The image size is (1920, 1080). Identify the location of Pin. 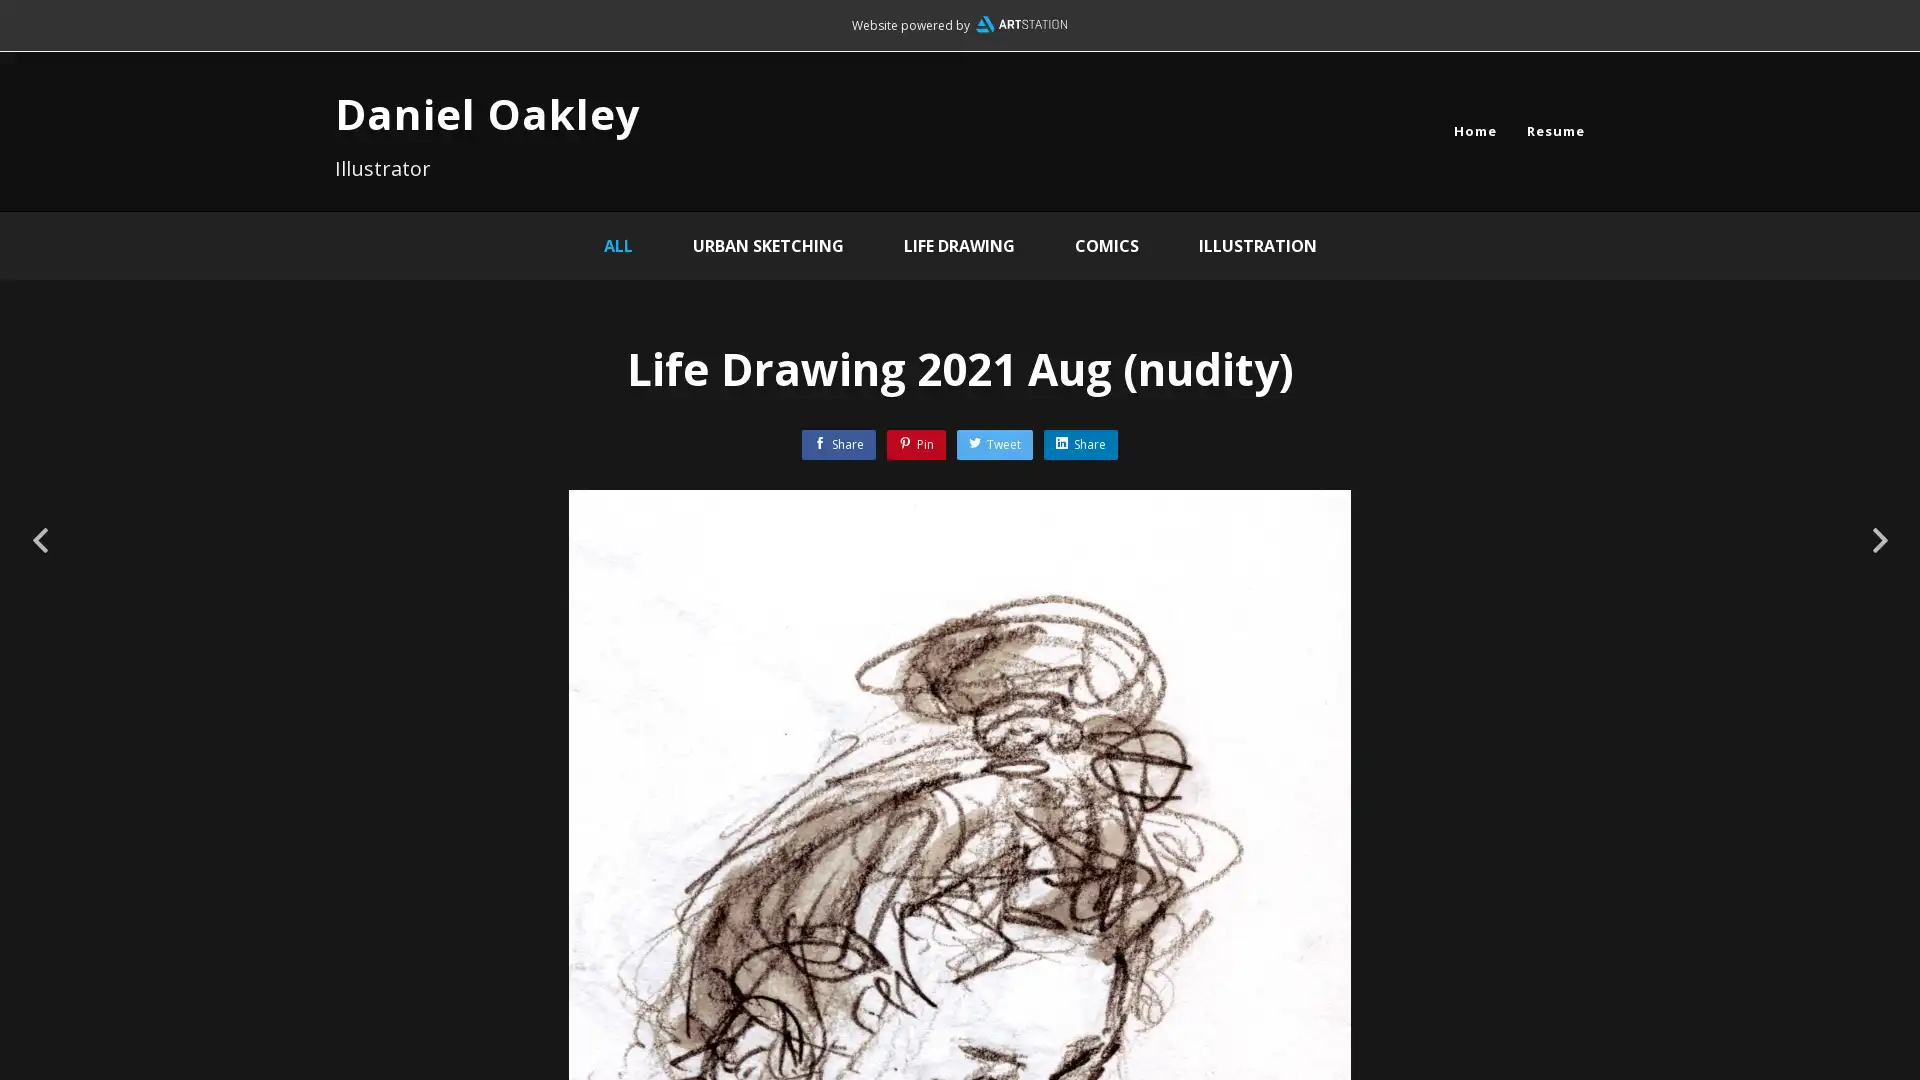
(915, 443).